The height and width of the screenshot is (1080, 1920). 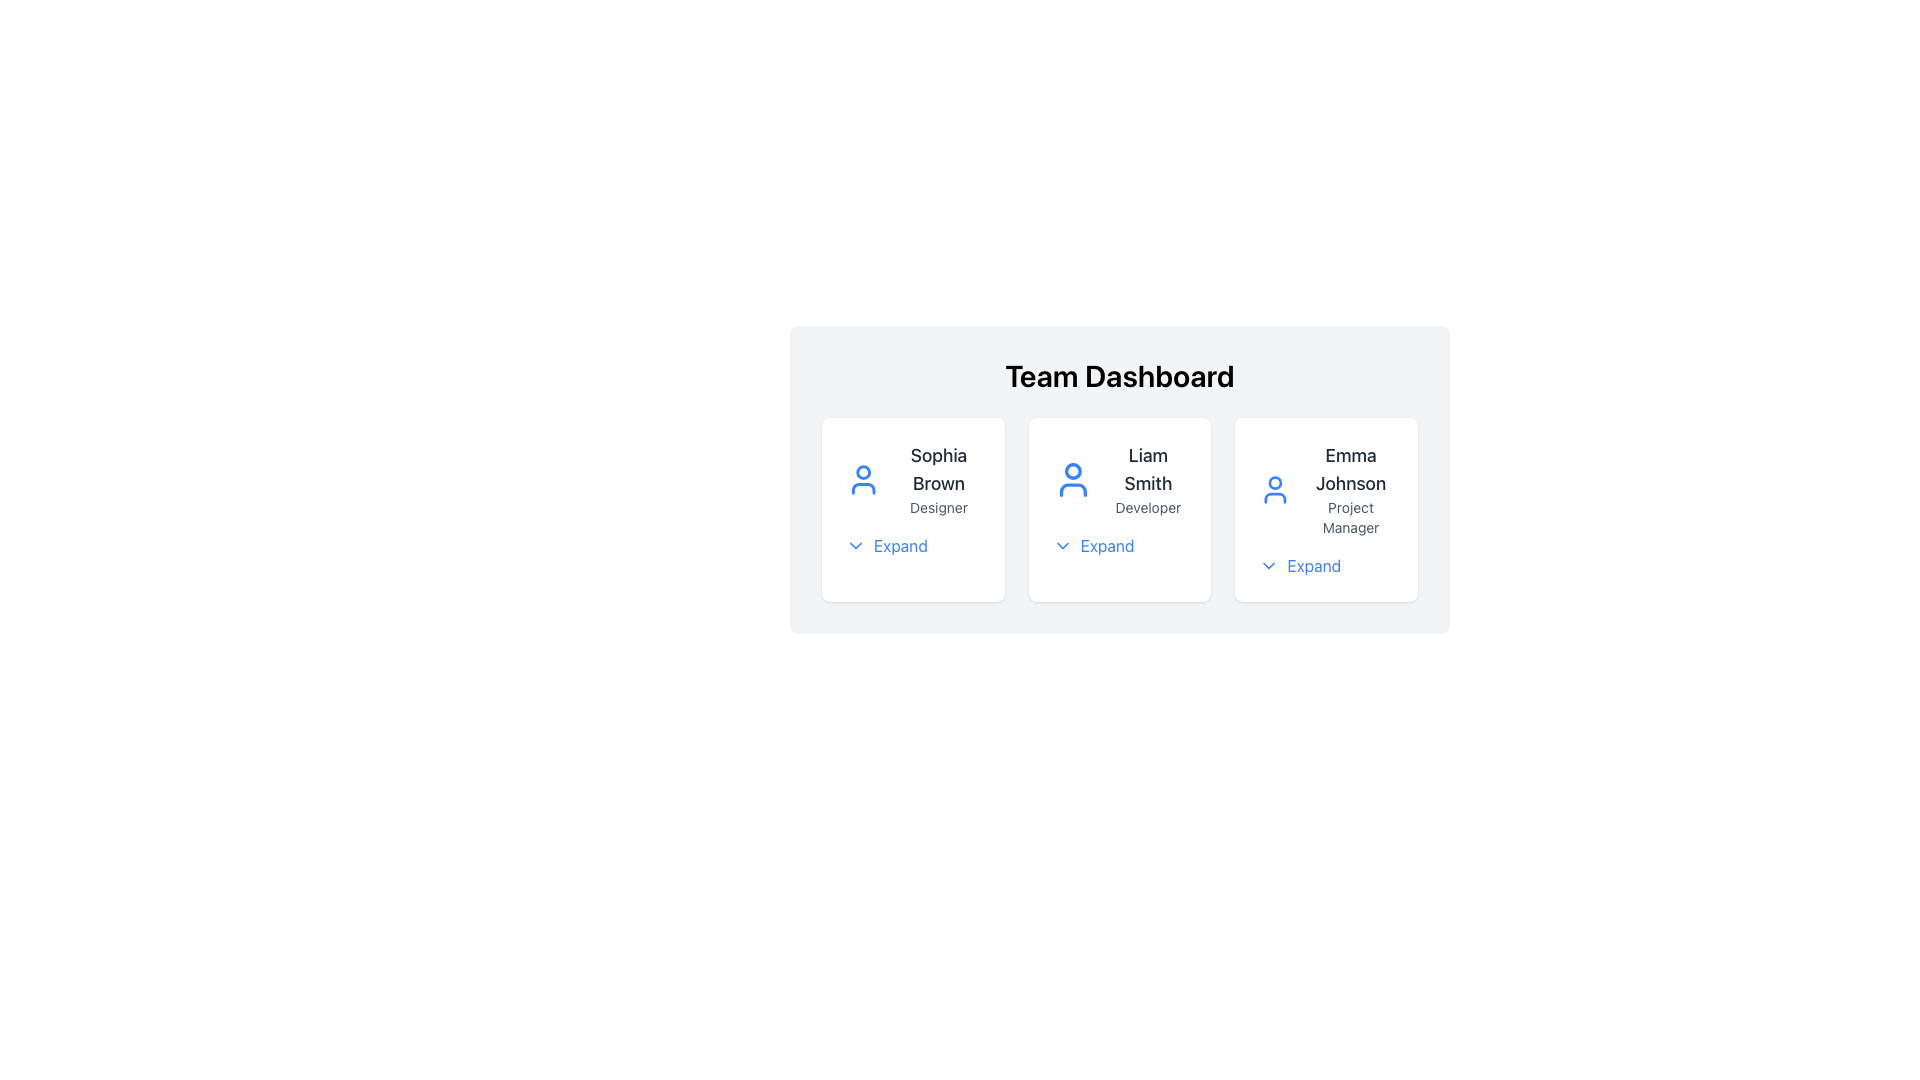 I want to click on the curved line segment of the user profile icon located above the 'Emma Johnson' text box in the 'Team Dashboard' interface, so click(x=1274, y=497).